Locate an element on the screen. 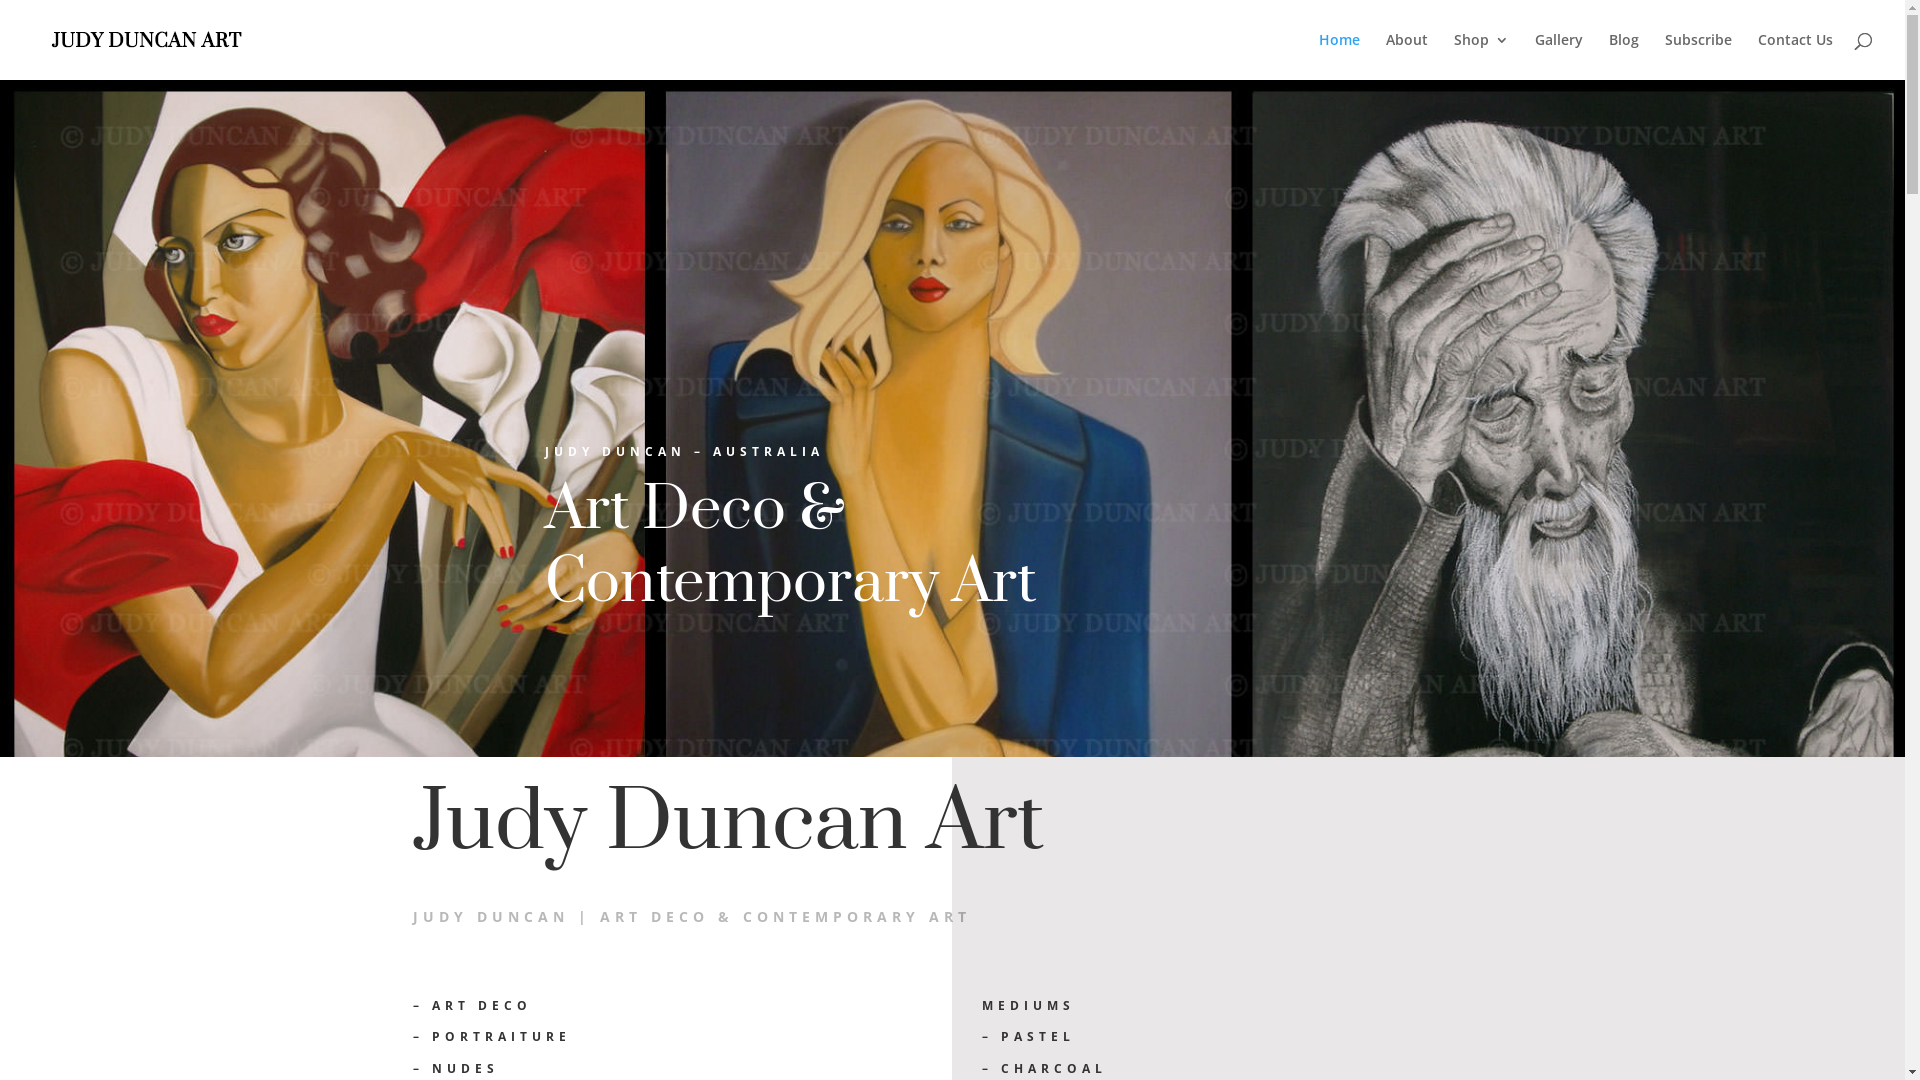  'Gallery' is located at coordinates (1558, 55).